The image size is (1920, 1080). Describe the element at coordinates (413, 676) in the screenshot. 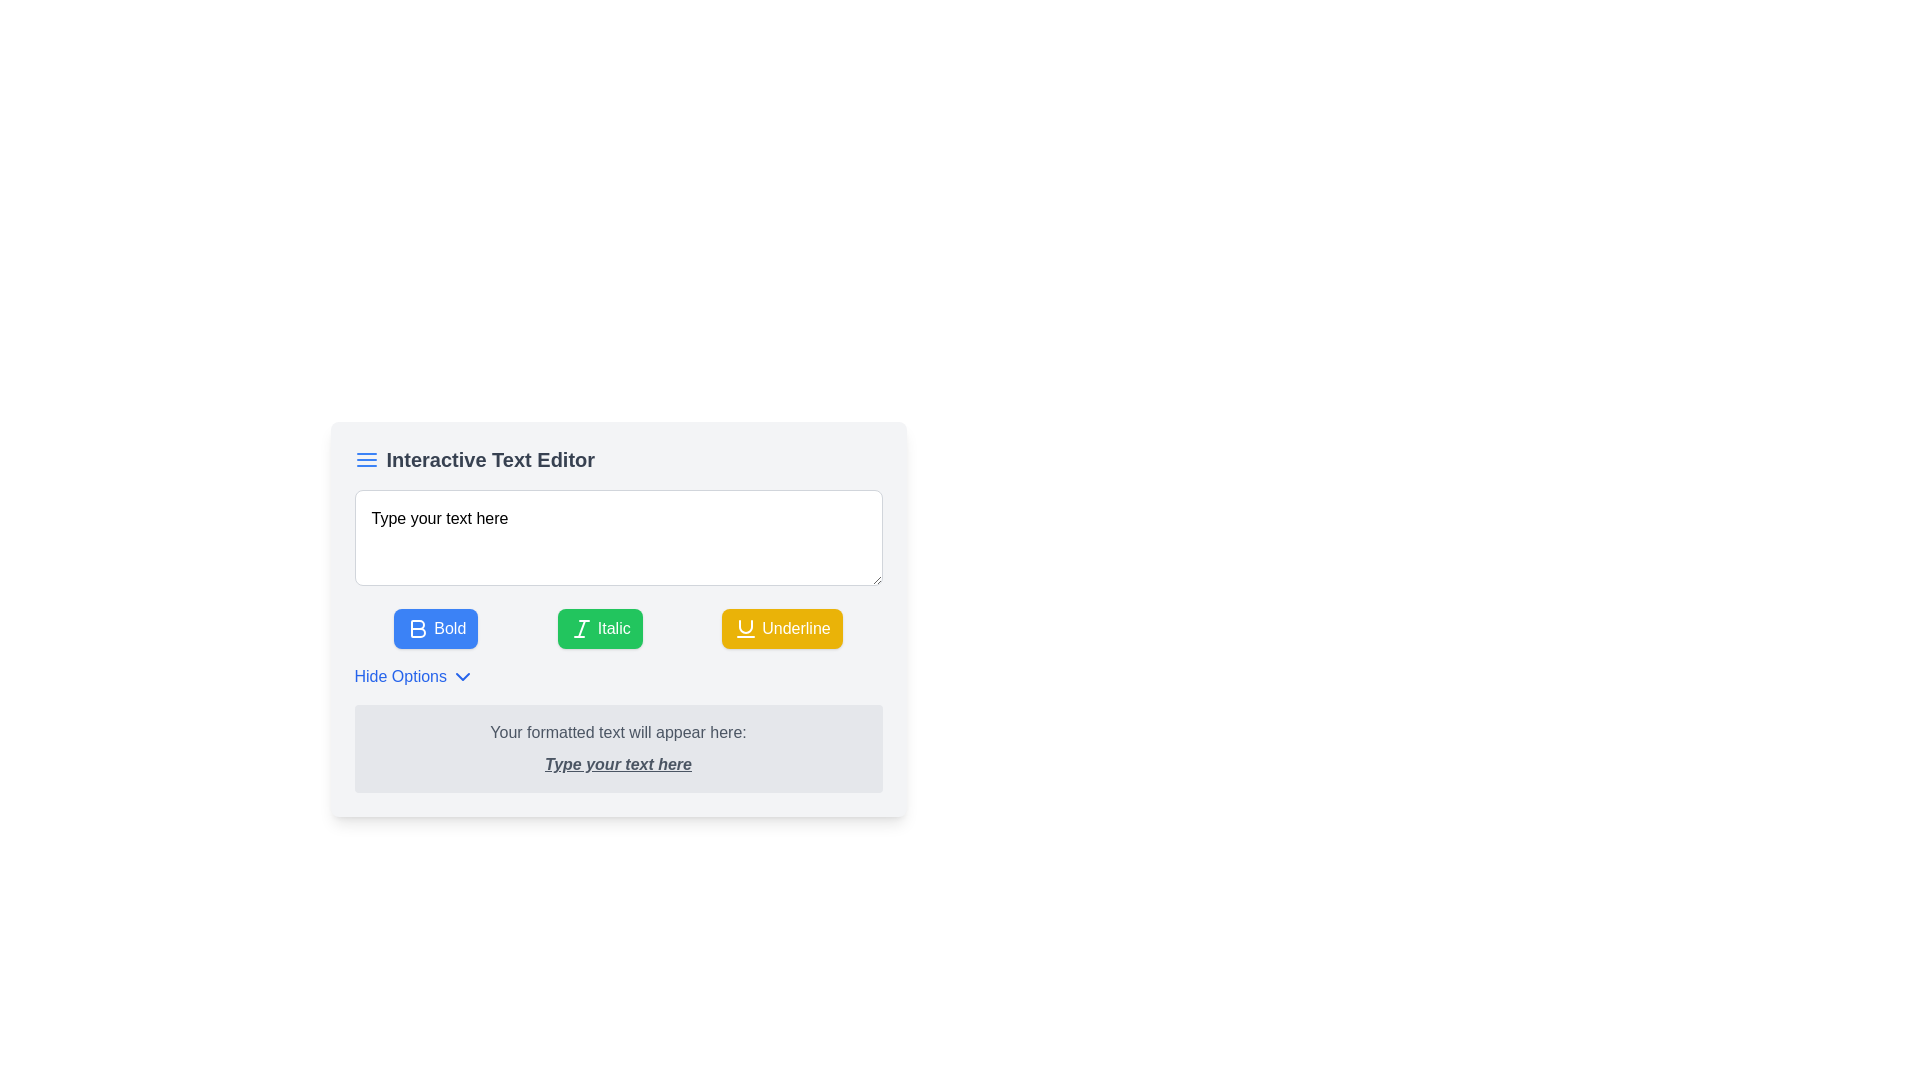

I see `the 'Hide Options' button, which is styled in blue font and features a downward-facing arrow icon` at that location.